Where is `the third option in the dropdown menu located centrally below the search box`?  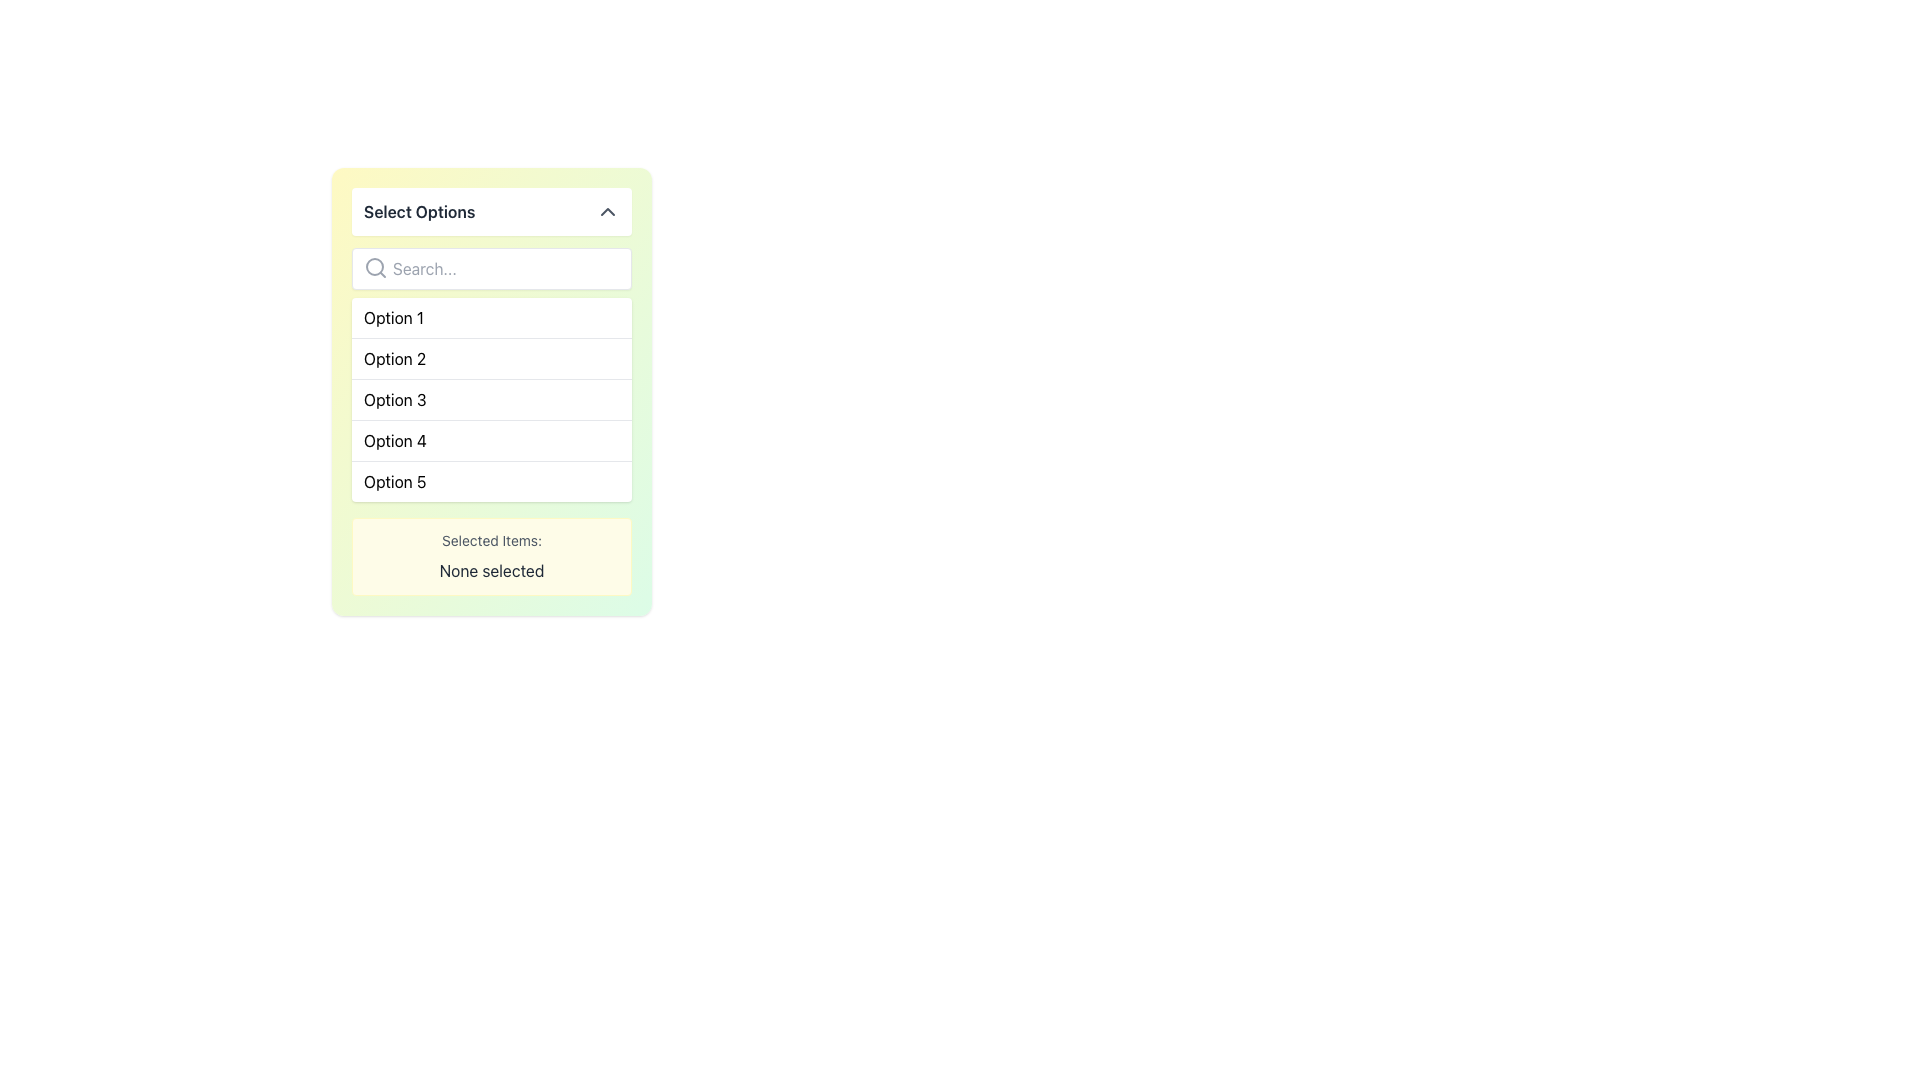
the third option in the dropdown menu located centrally below the search box is located at coordinates (491, 400).